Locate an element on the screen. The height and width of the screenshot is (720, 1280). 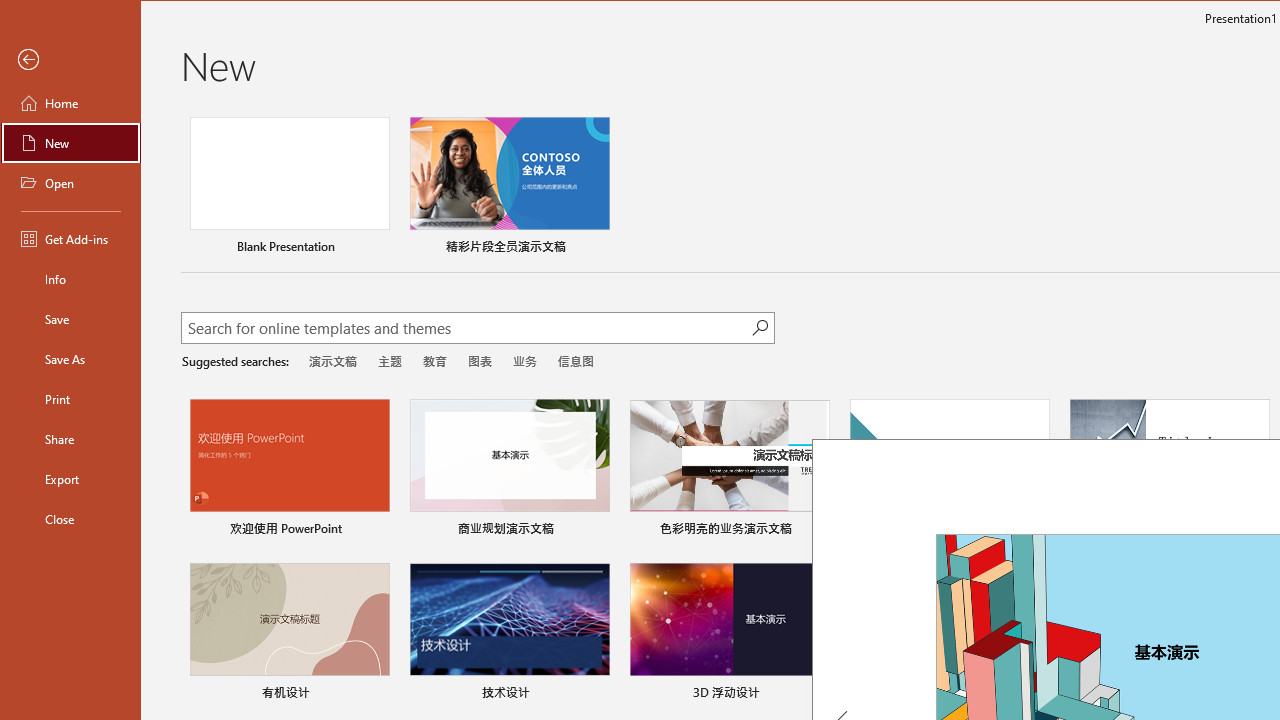
'Get Add-ins' is located at coordinates (71, 238).